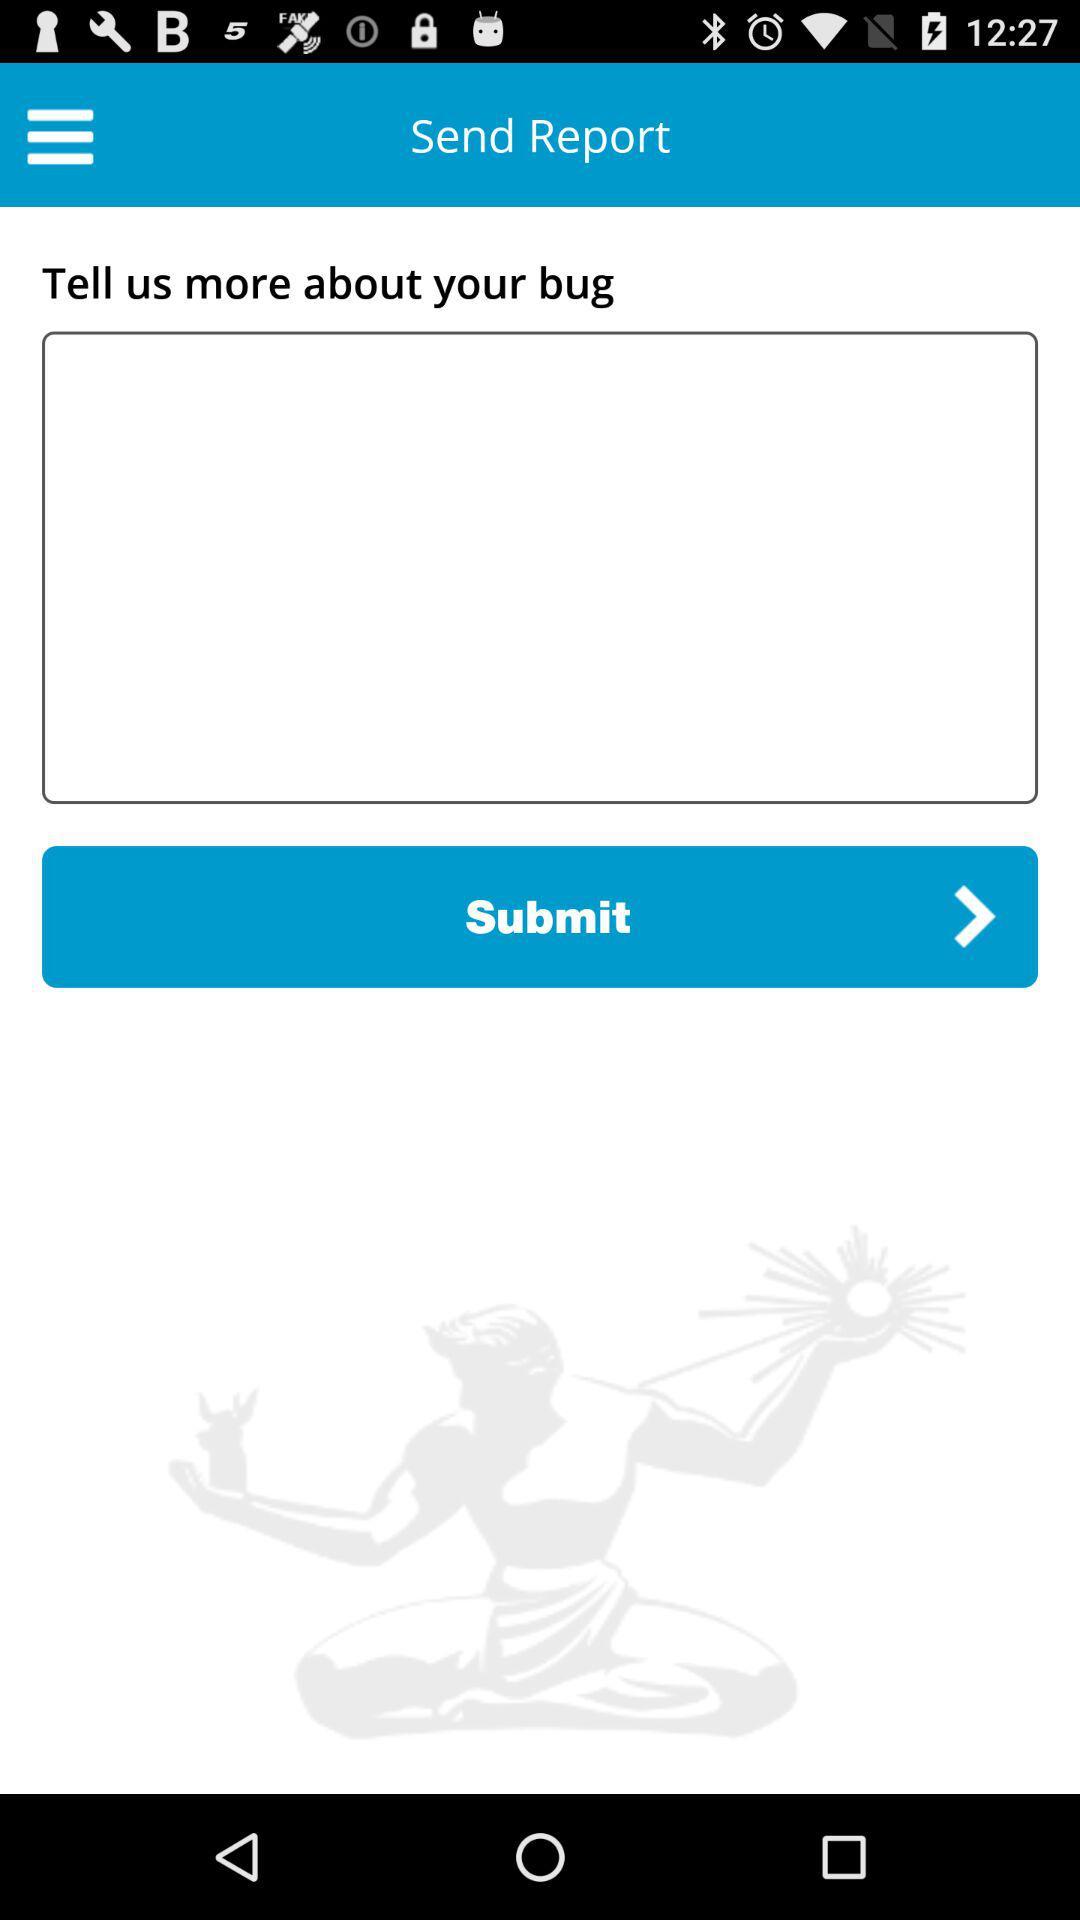  What do you see at coordinates (540, 915) in the screenshot?
I see `the submit item` at bounding box center [540, 915].